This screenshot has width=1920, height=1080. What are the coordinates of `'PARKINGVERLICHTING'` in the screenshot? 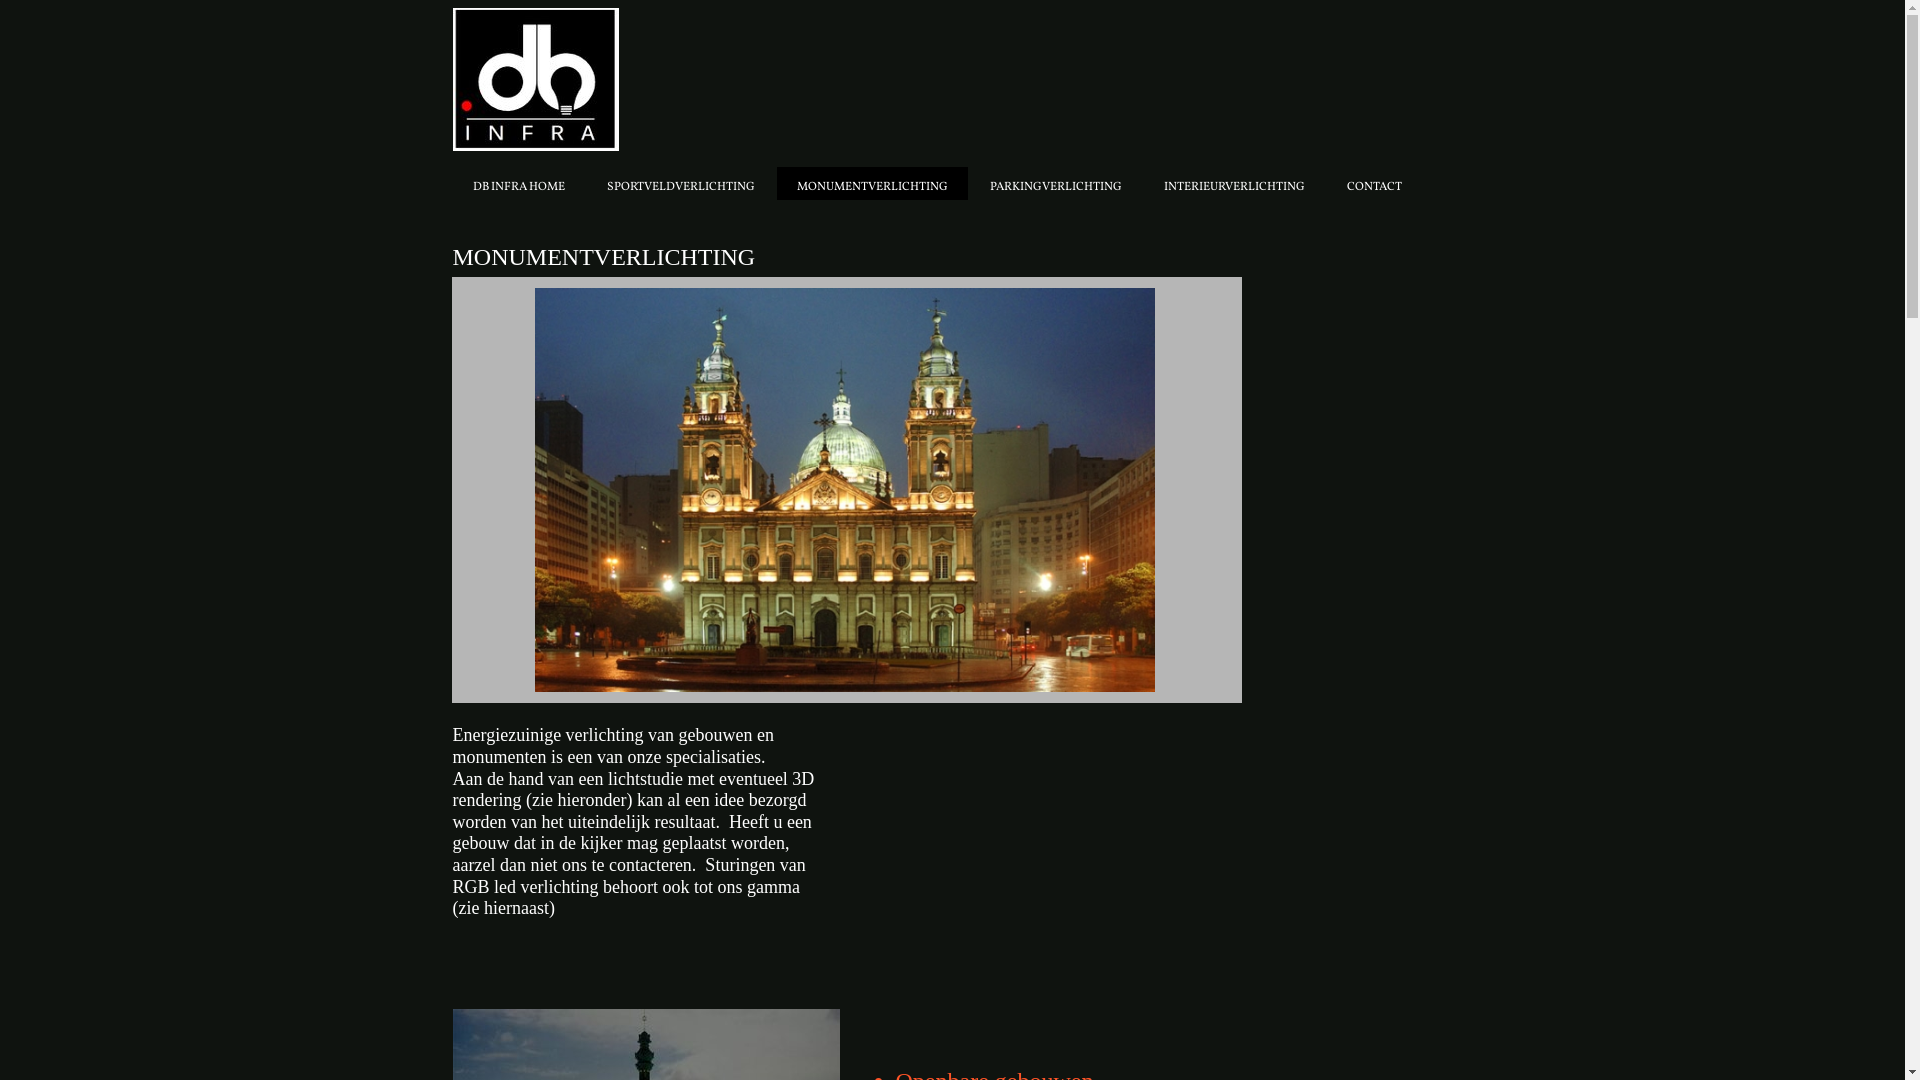 It's located at (1055, 183).